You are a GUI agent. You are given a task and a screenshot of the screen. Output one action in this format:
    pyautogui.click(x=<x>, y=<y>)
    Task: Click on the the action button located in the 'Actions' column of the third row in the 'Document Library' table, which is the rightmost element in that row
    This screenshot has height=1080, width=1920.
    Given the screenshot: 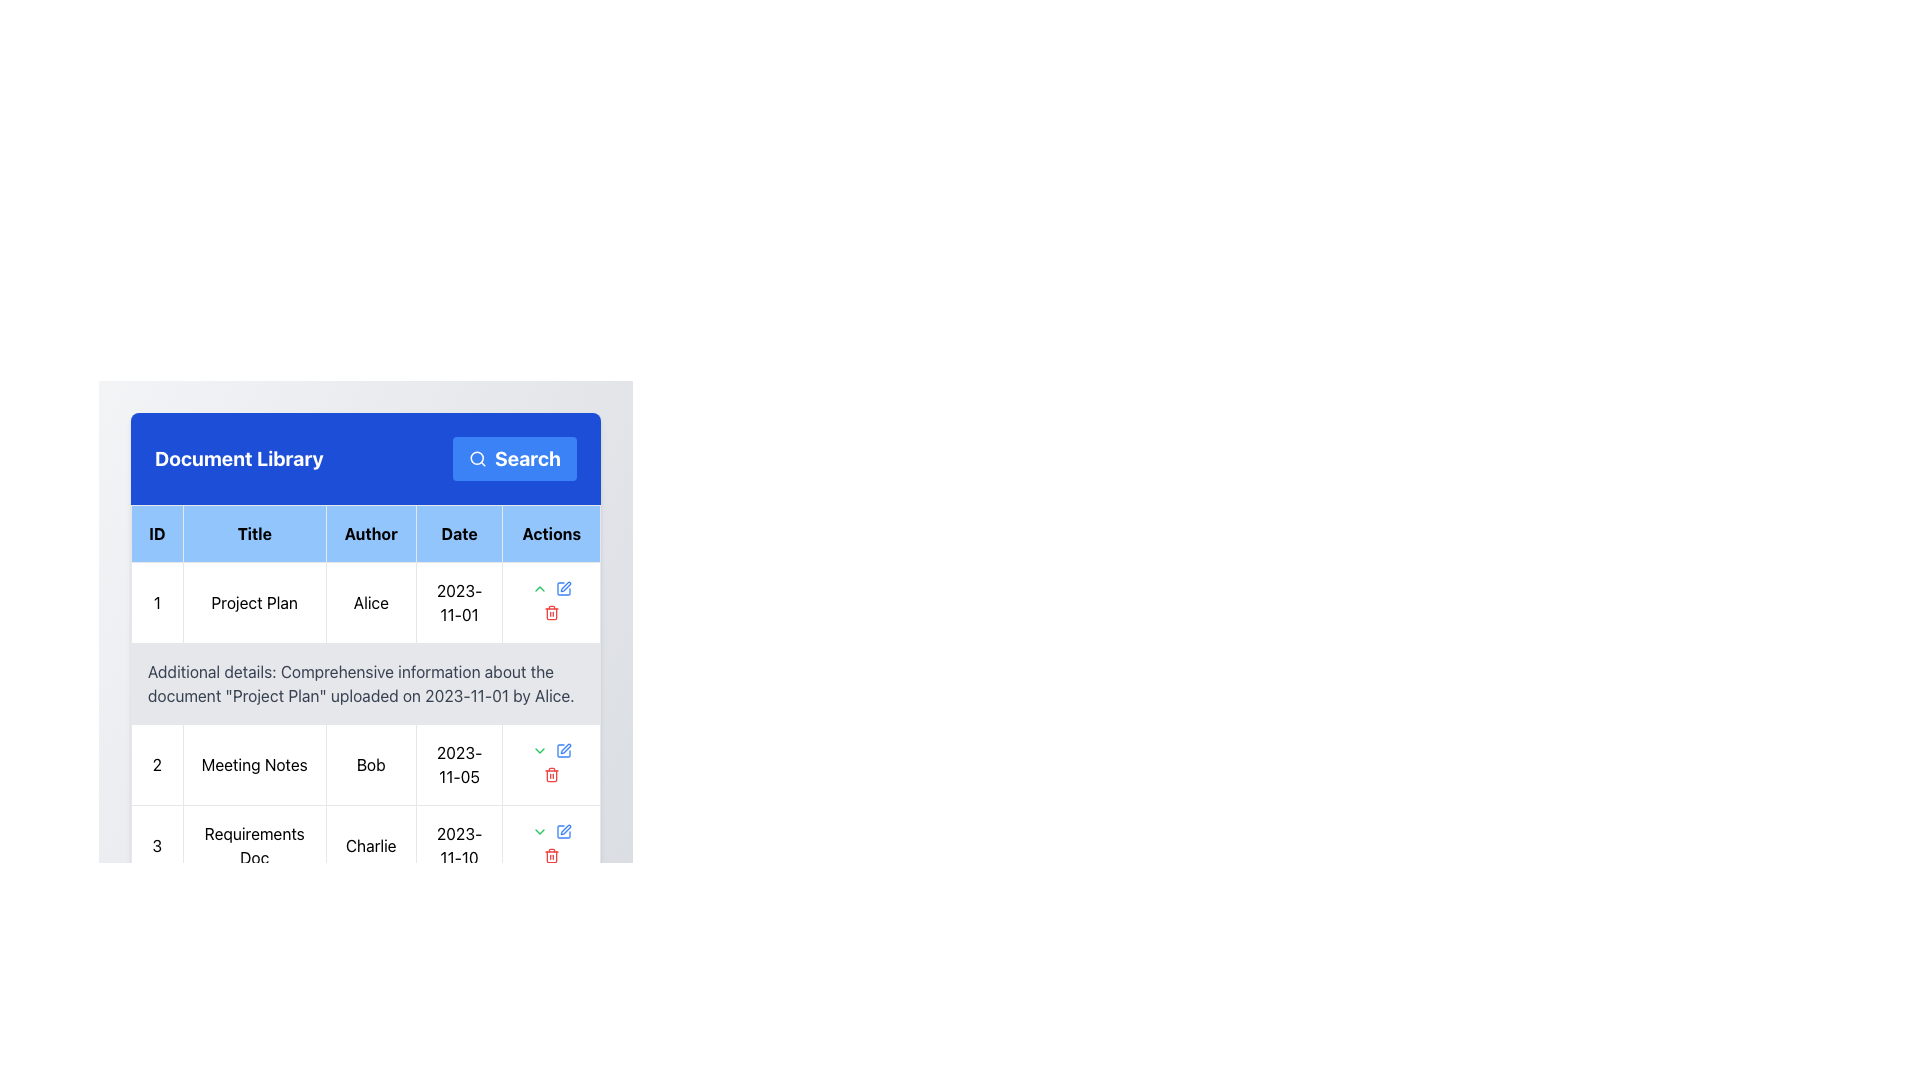 What is the action you would take?
    pyautogui.click(x=551, y=845)
    